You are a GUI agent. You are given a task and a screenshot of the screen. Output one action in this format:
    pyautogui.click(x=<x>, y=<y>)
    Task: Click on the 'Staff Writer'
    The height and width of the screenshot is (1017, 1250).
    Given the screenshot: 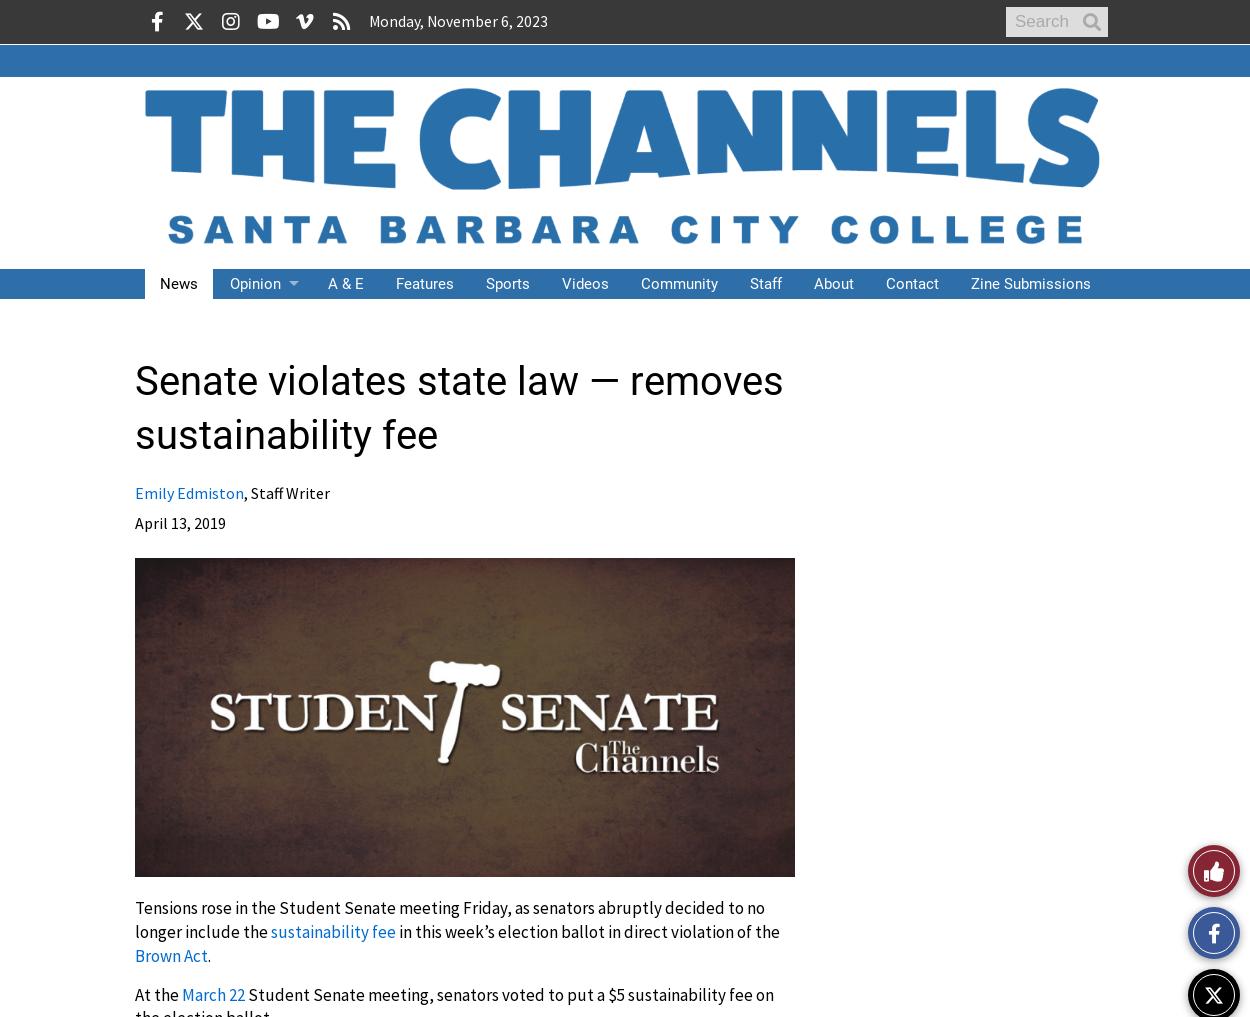 What is the action you would take?
    pyautogui.click(x=290, y=492)
    